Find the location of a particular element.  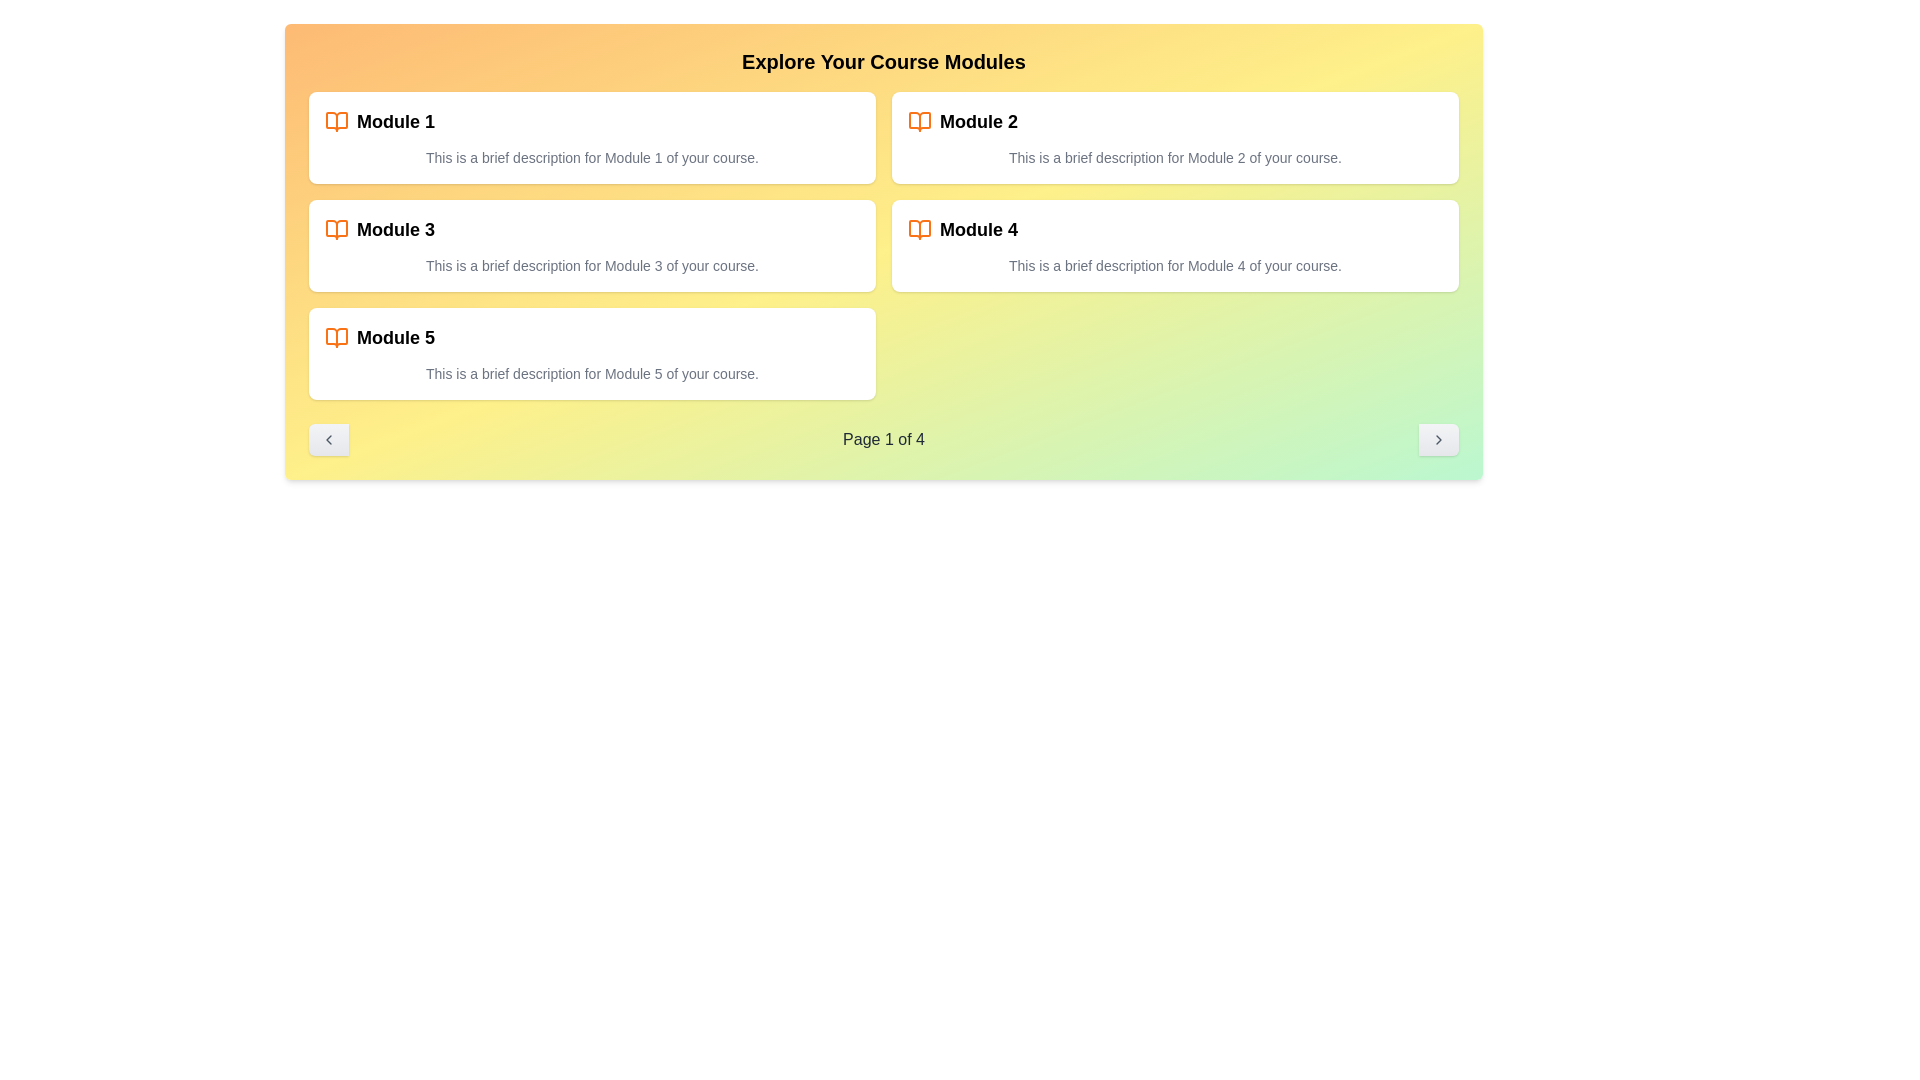

displayed text in the Text Label that contains 'This is a brief description for Module 3 of your course.', which is located inside the 'Module 3' card, beneath the title is located at coordinates (591, 265).